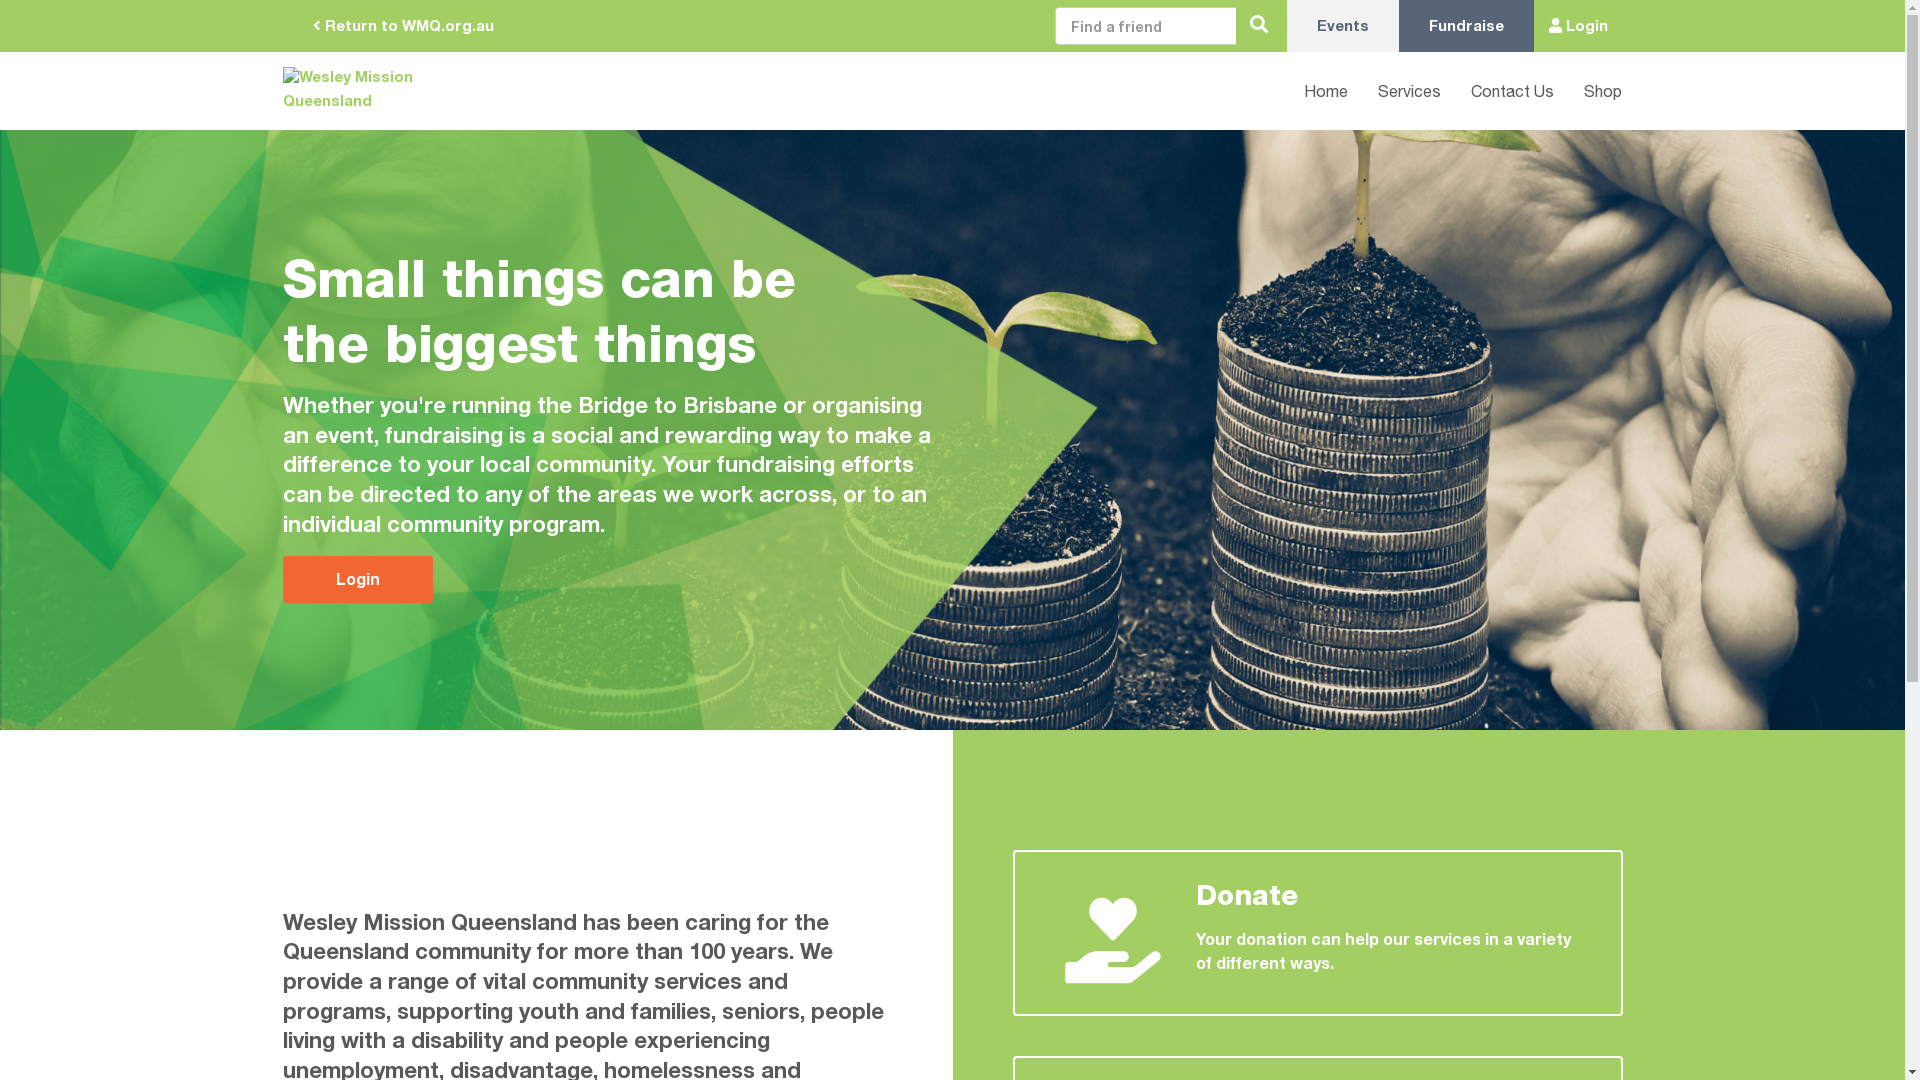  Describe the element at coordinates (281, 579) in the screenshot. I see `'Login'` at that location.